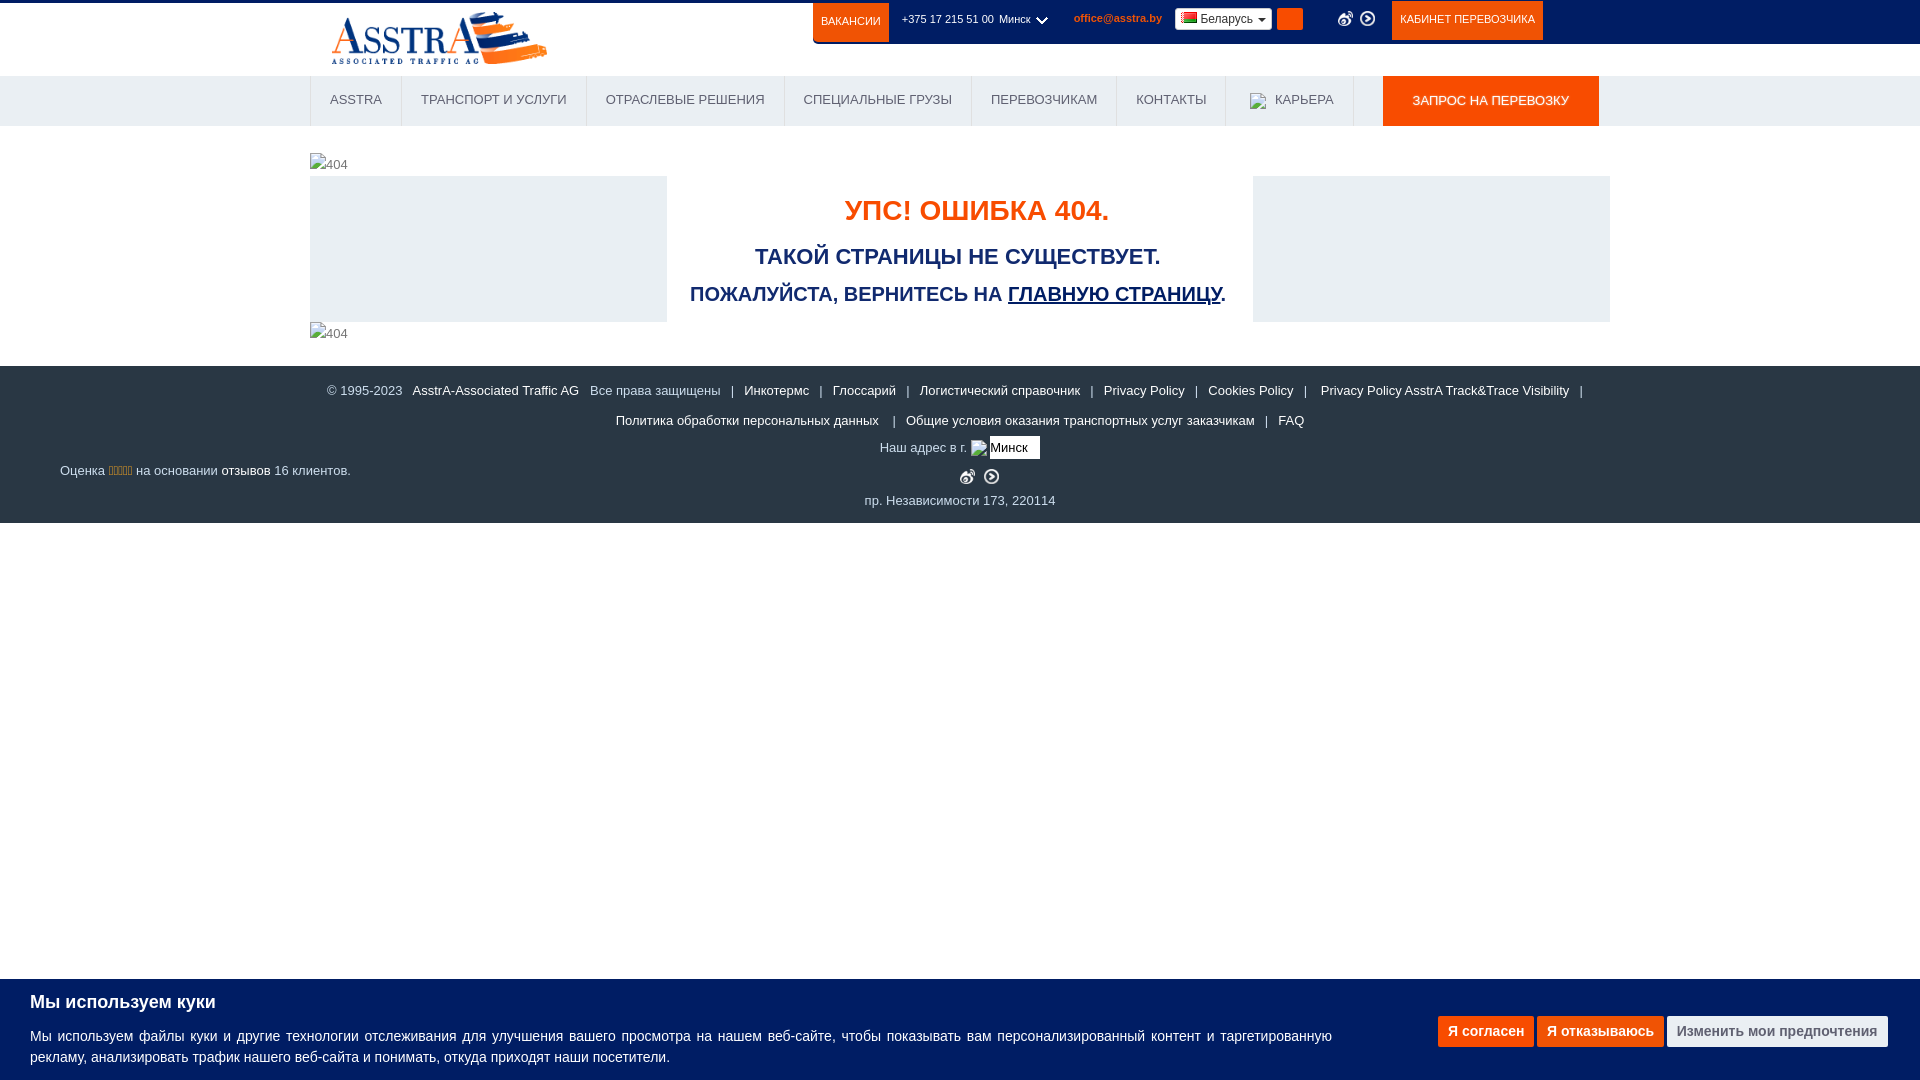 The width and height of the screenshot is (1920, 1080). Describe the element at coordinates (1144, 390) in the screenshot. I see `'Privacy Policy'` at that location.